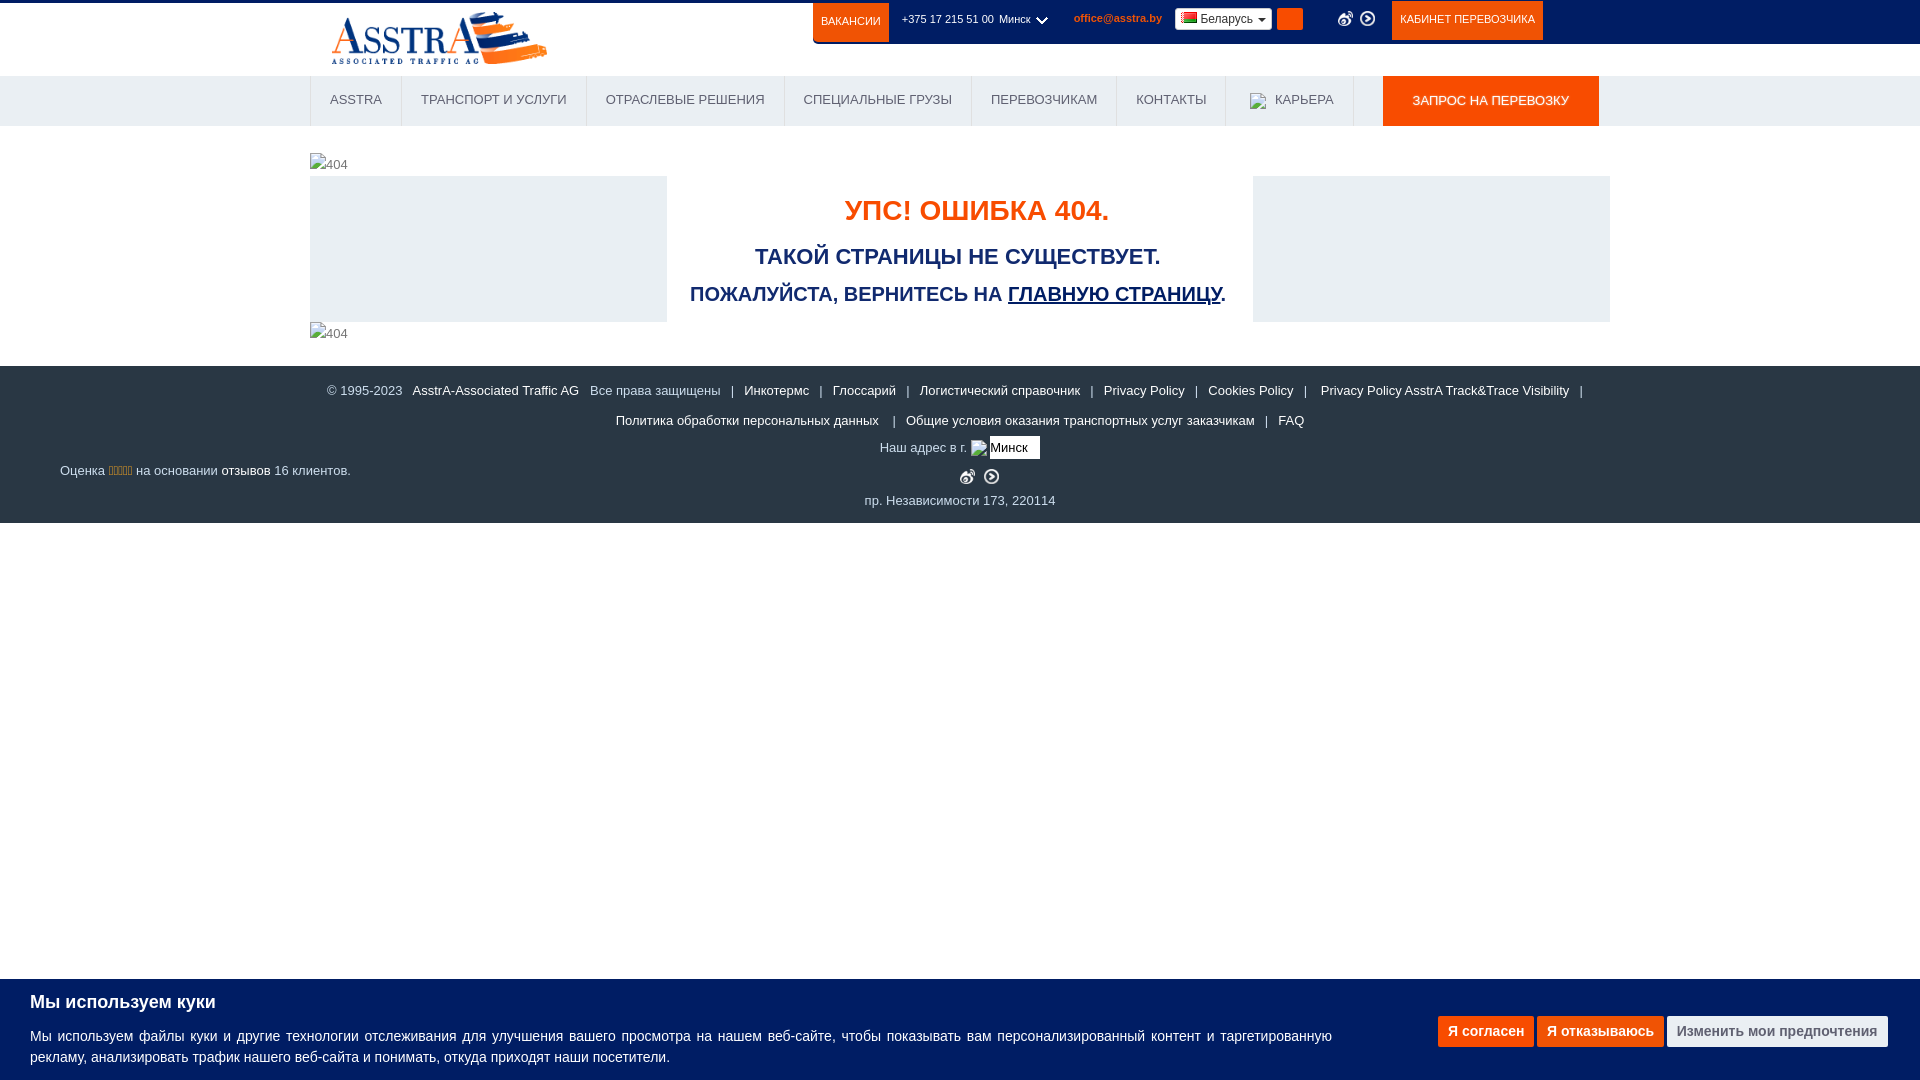 The width and height of the screenshot is (1920, 1080). Describe the element at coordinates (1144, 390) in the screenshot. I see `'Privacy Policy'` at that location.